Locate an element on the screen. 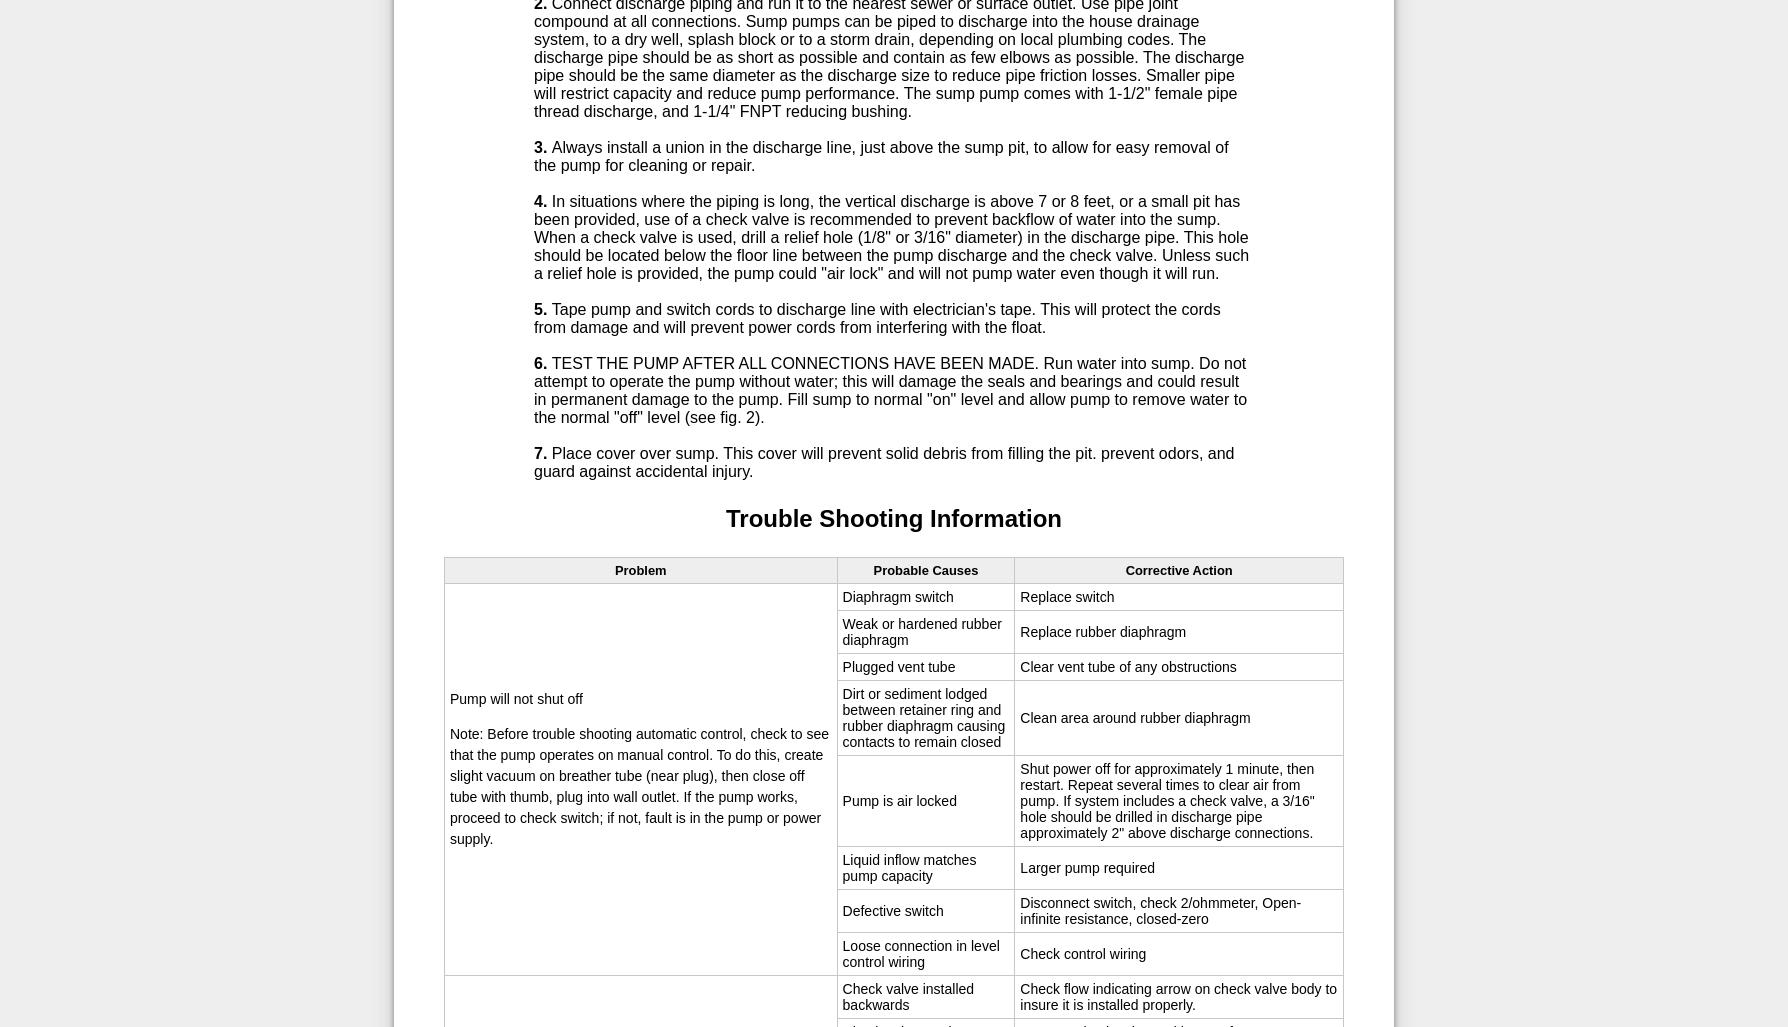 The height and width of the screenshot is (1027, 1788). 'Corrective Action' is located at coordinates (1124, 568).